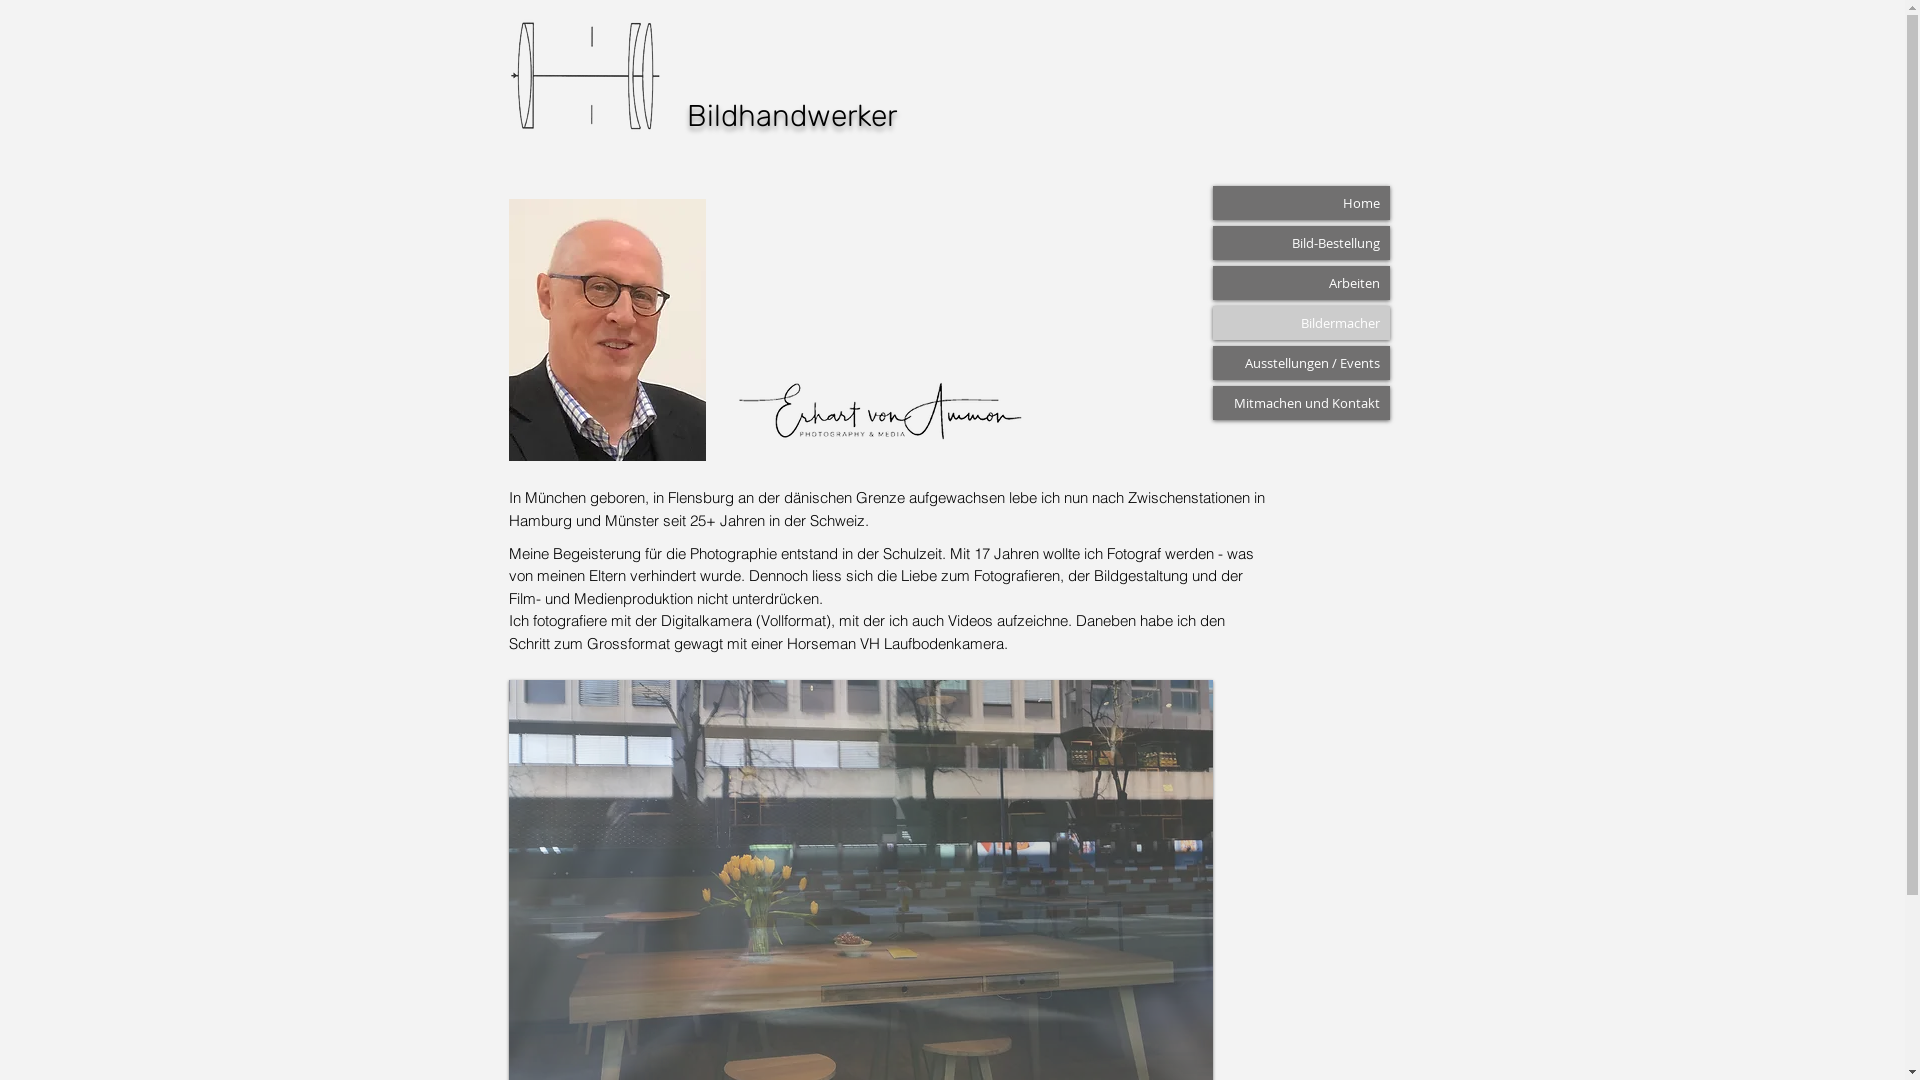 The image size is (1920, 1080). I want to click on 'Bildhandwerker', so click(790, 115).